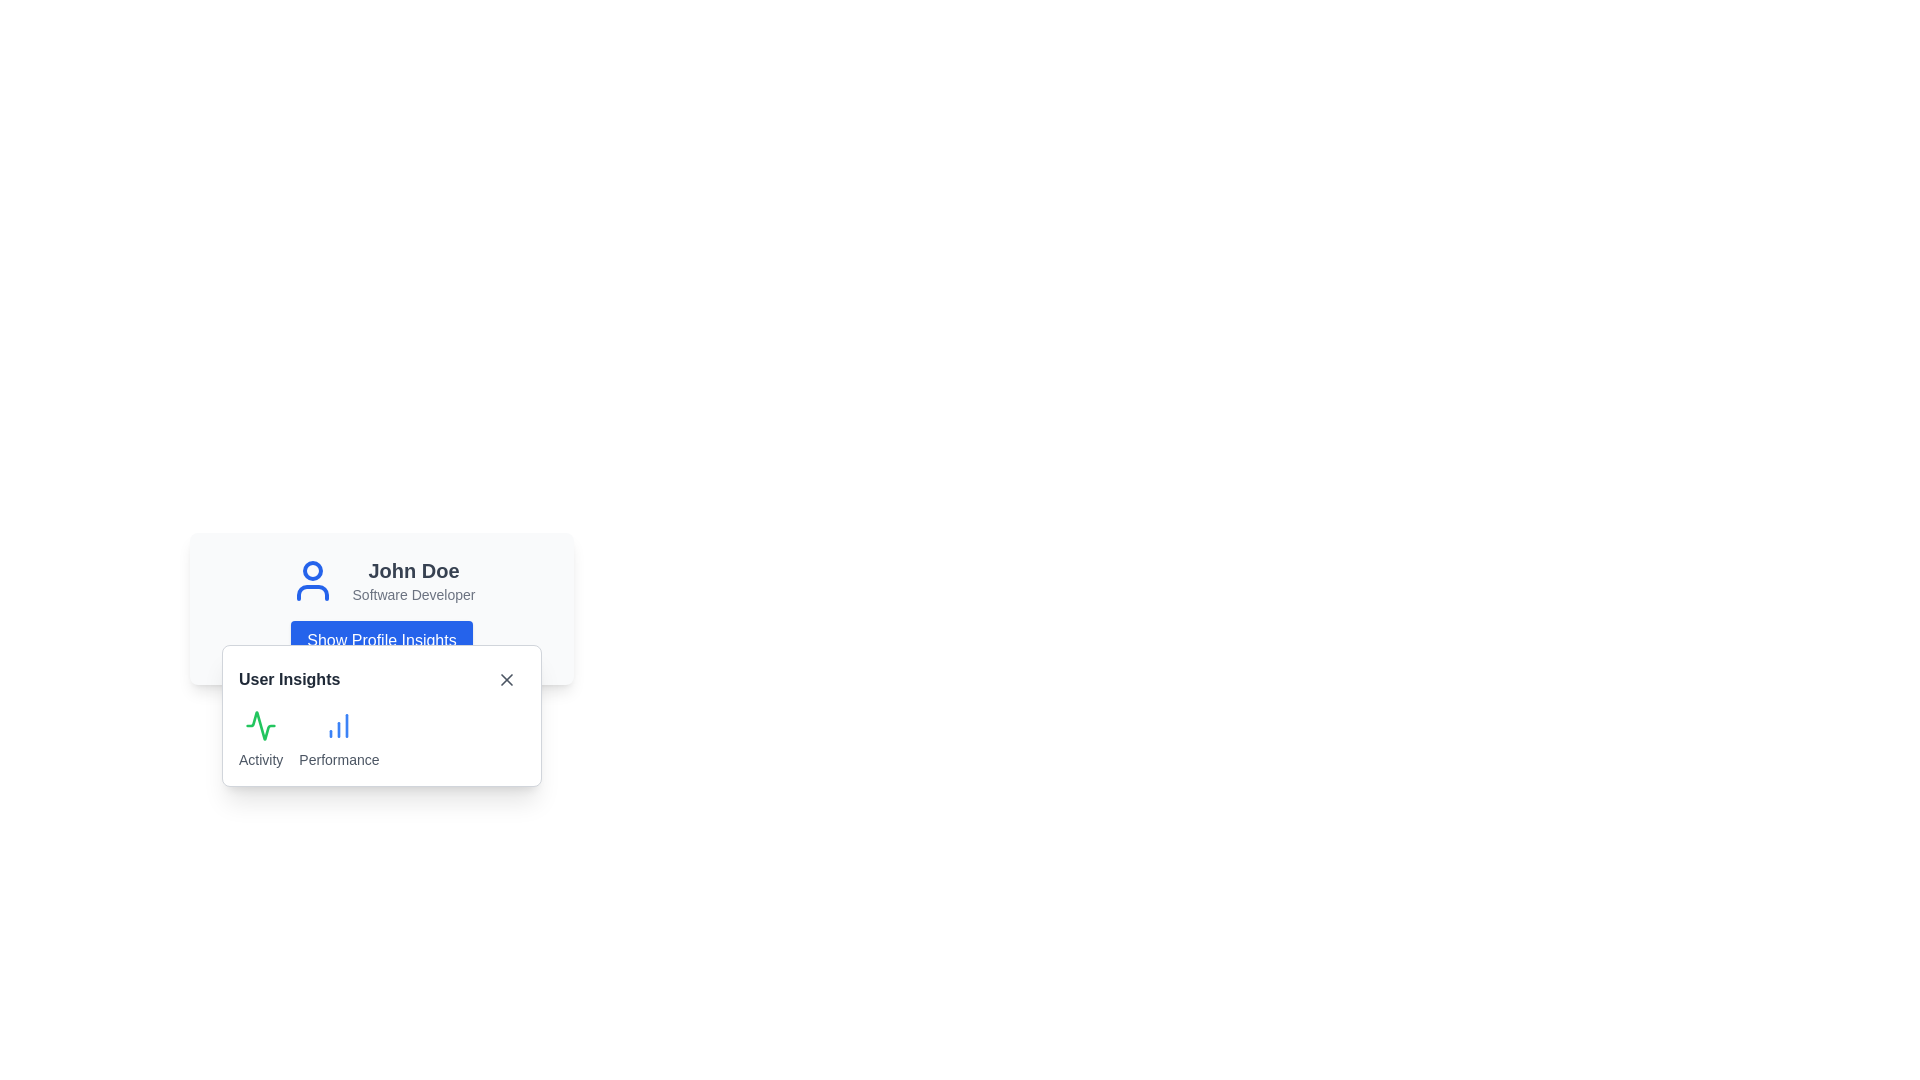  Describe the element at coordinates (260, 740) in the screenshot. I see `the Icon with text label representing the user's activity insights, located in the 'User Insights' pop-up card above the 'Activity' text` at that location.